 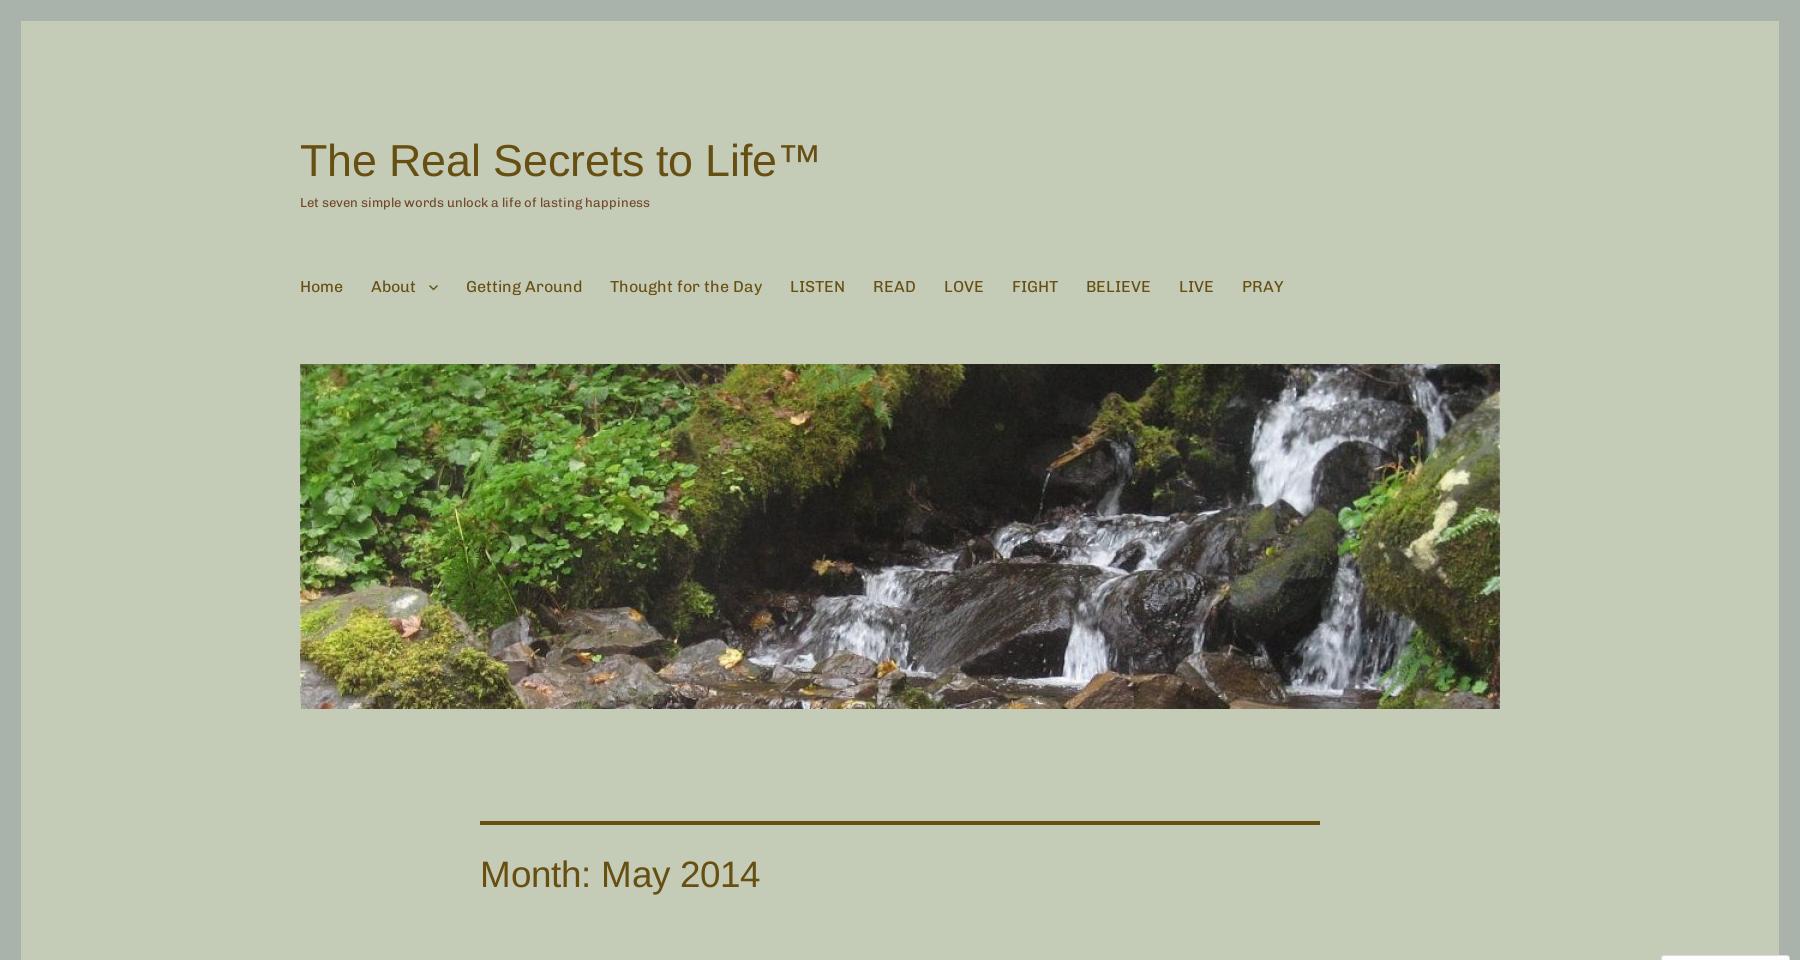 What do you see at coordinates (963, 285) in the screenshot?
I see `'LOVE'` at bounding box center [963, 285].